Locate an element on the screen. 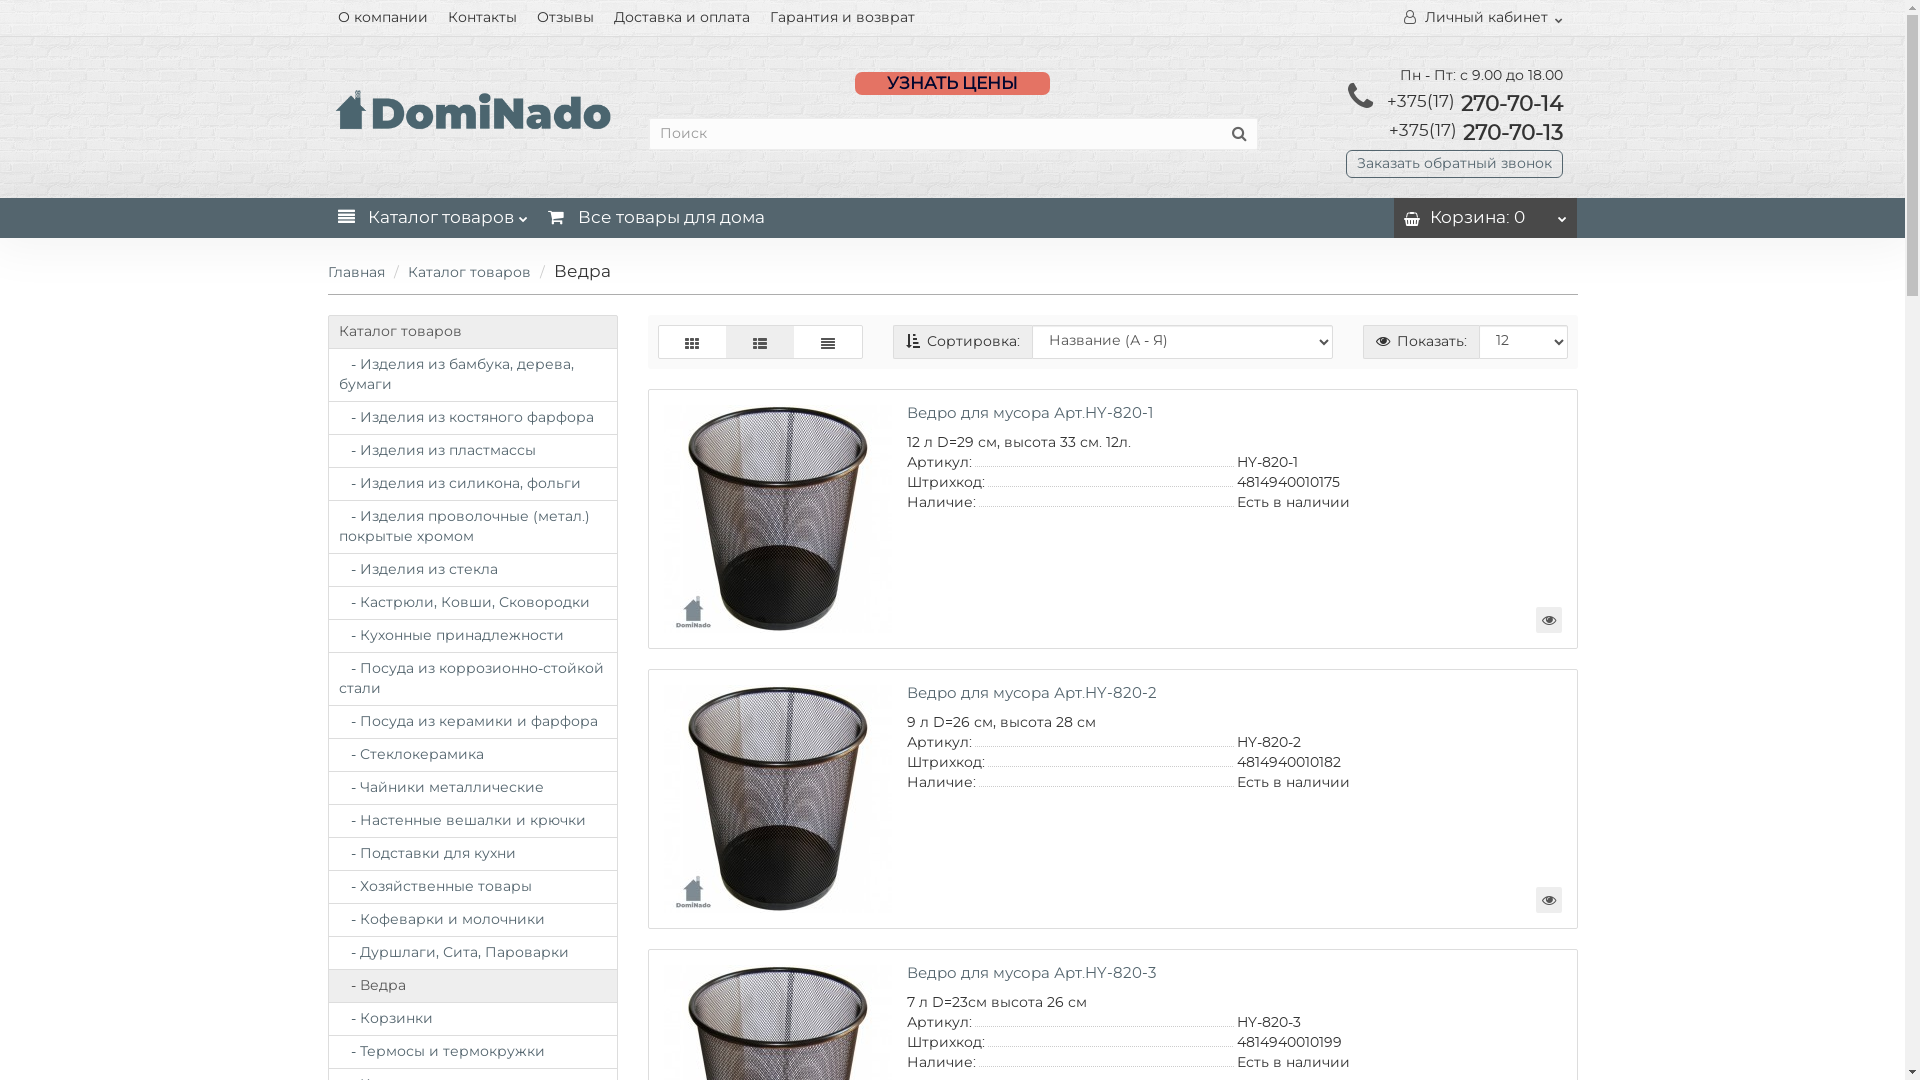 This screenshot has height=1080, width=1920. '+375(17) 270-70-14' is located at coordinates (1473, 104).